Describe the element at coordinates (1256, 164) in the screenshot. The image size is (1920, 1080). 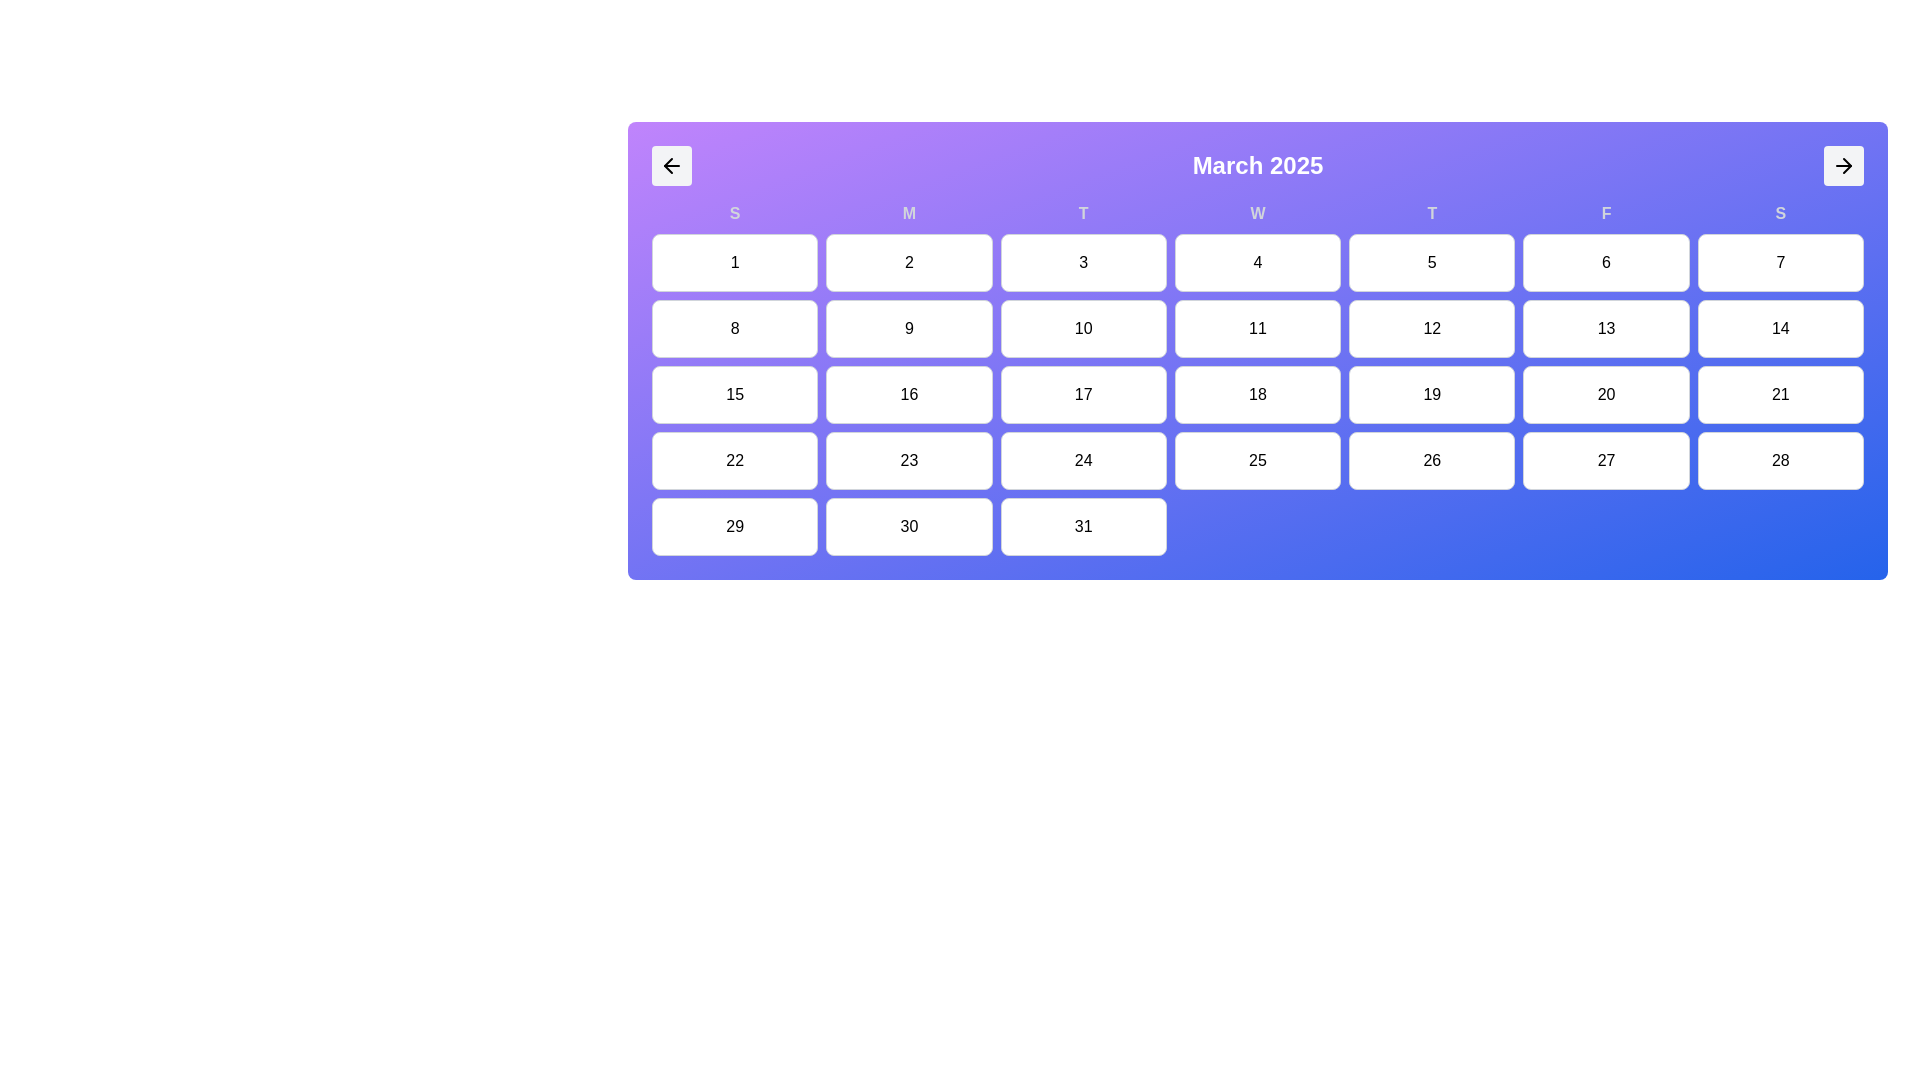
I see `the non-interactive text label that displays the currently selected month and year, located in the center of the navigation strip` at that location.